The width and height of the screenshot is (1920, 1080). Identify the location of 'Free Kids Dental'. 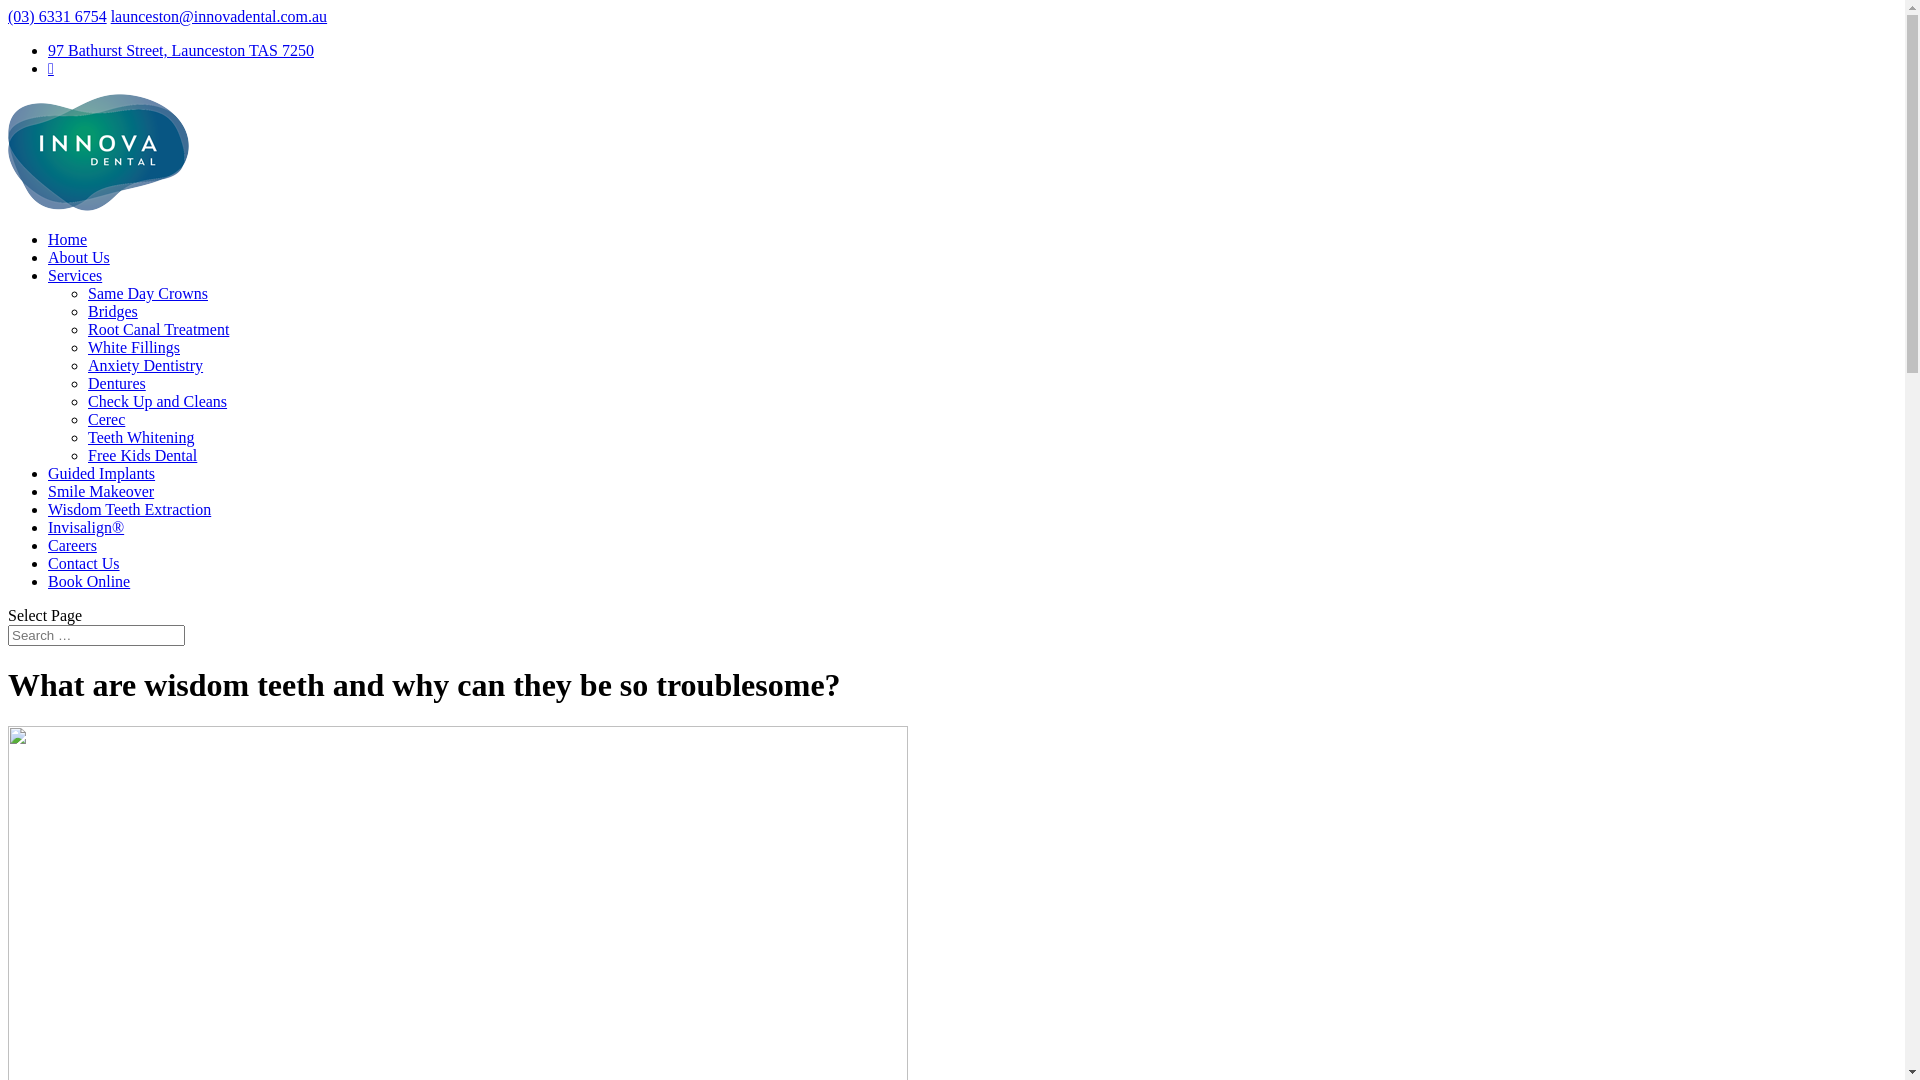
(141, 455).